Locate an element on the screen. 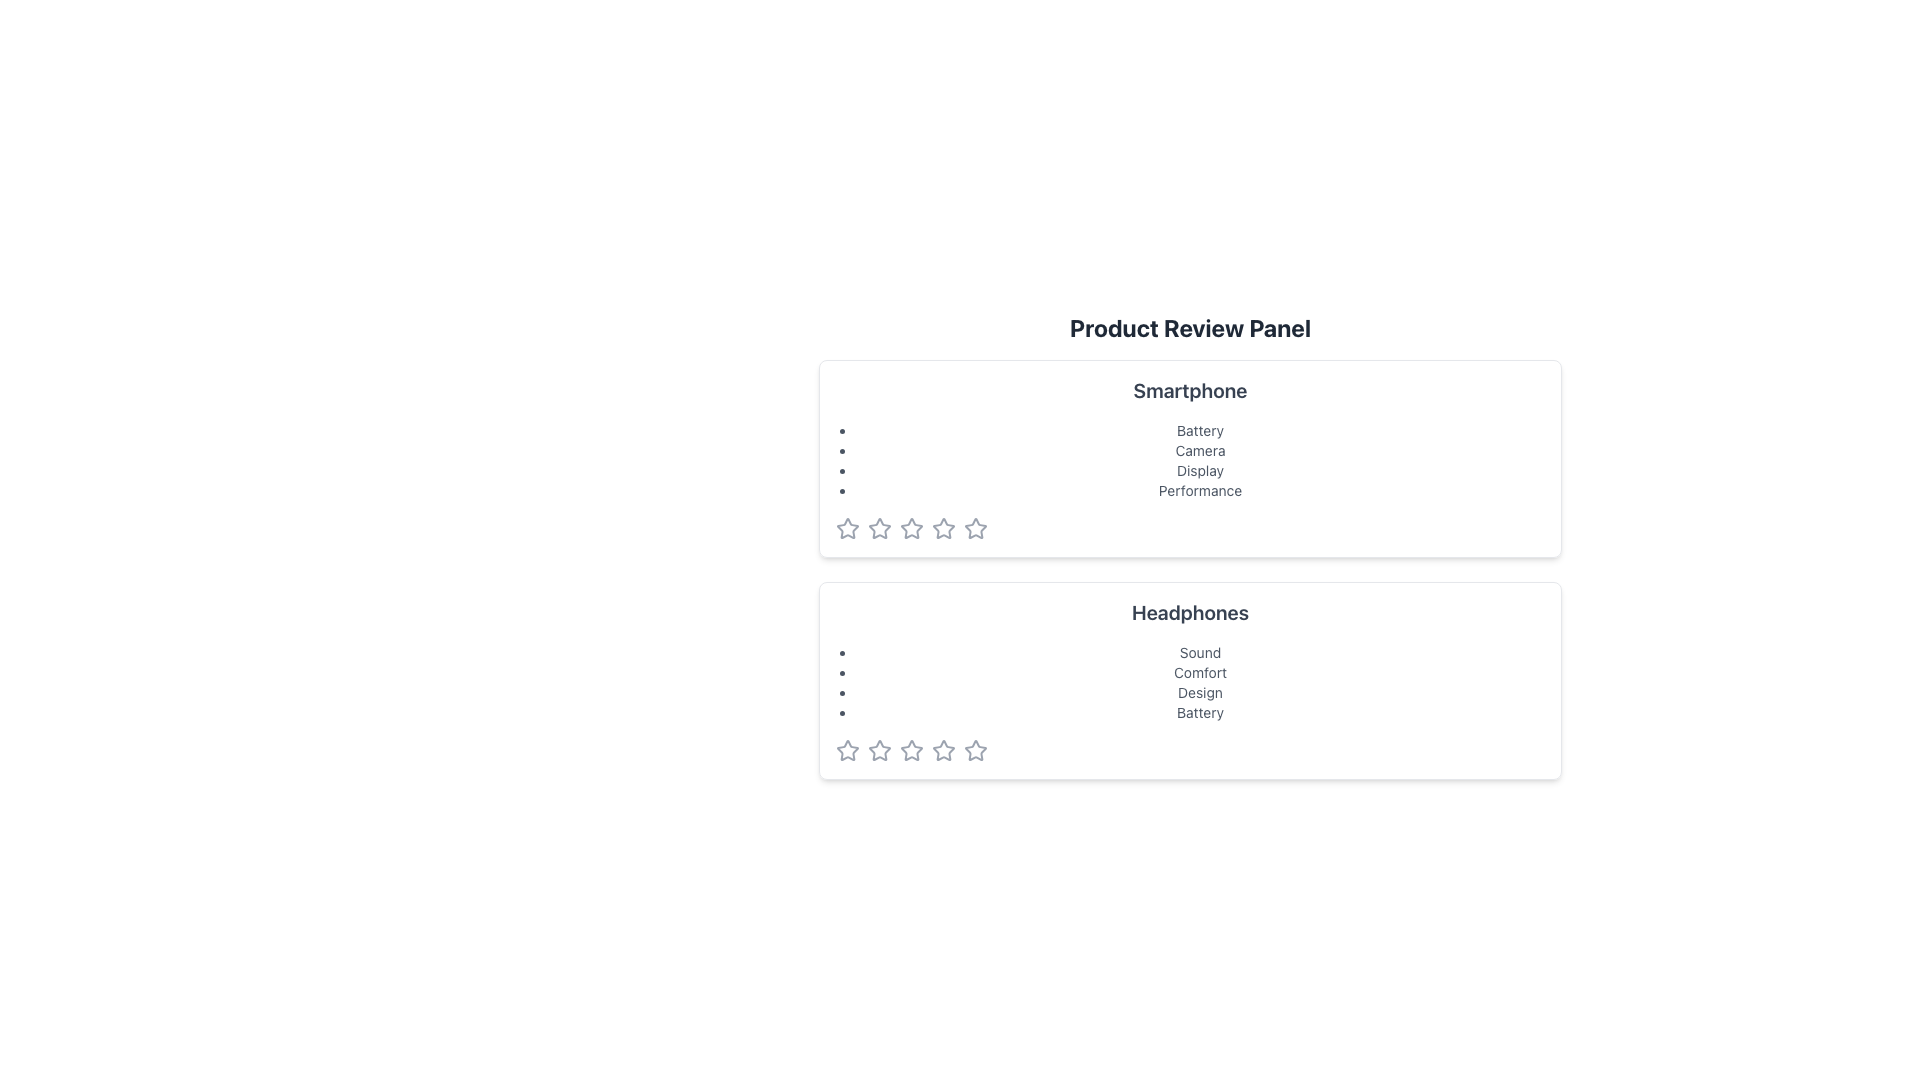 Image resolution: width=1920 pixels, height=1080 pixels. the fifth star icon in the rating system located below the 'Headphones' section to rate it is located at coordinates (974, 749).